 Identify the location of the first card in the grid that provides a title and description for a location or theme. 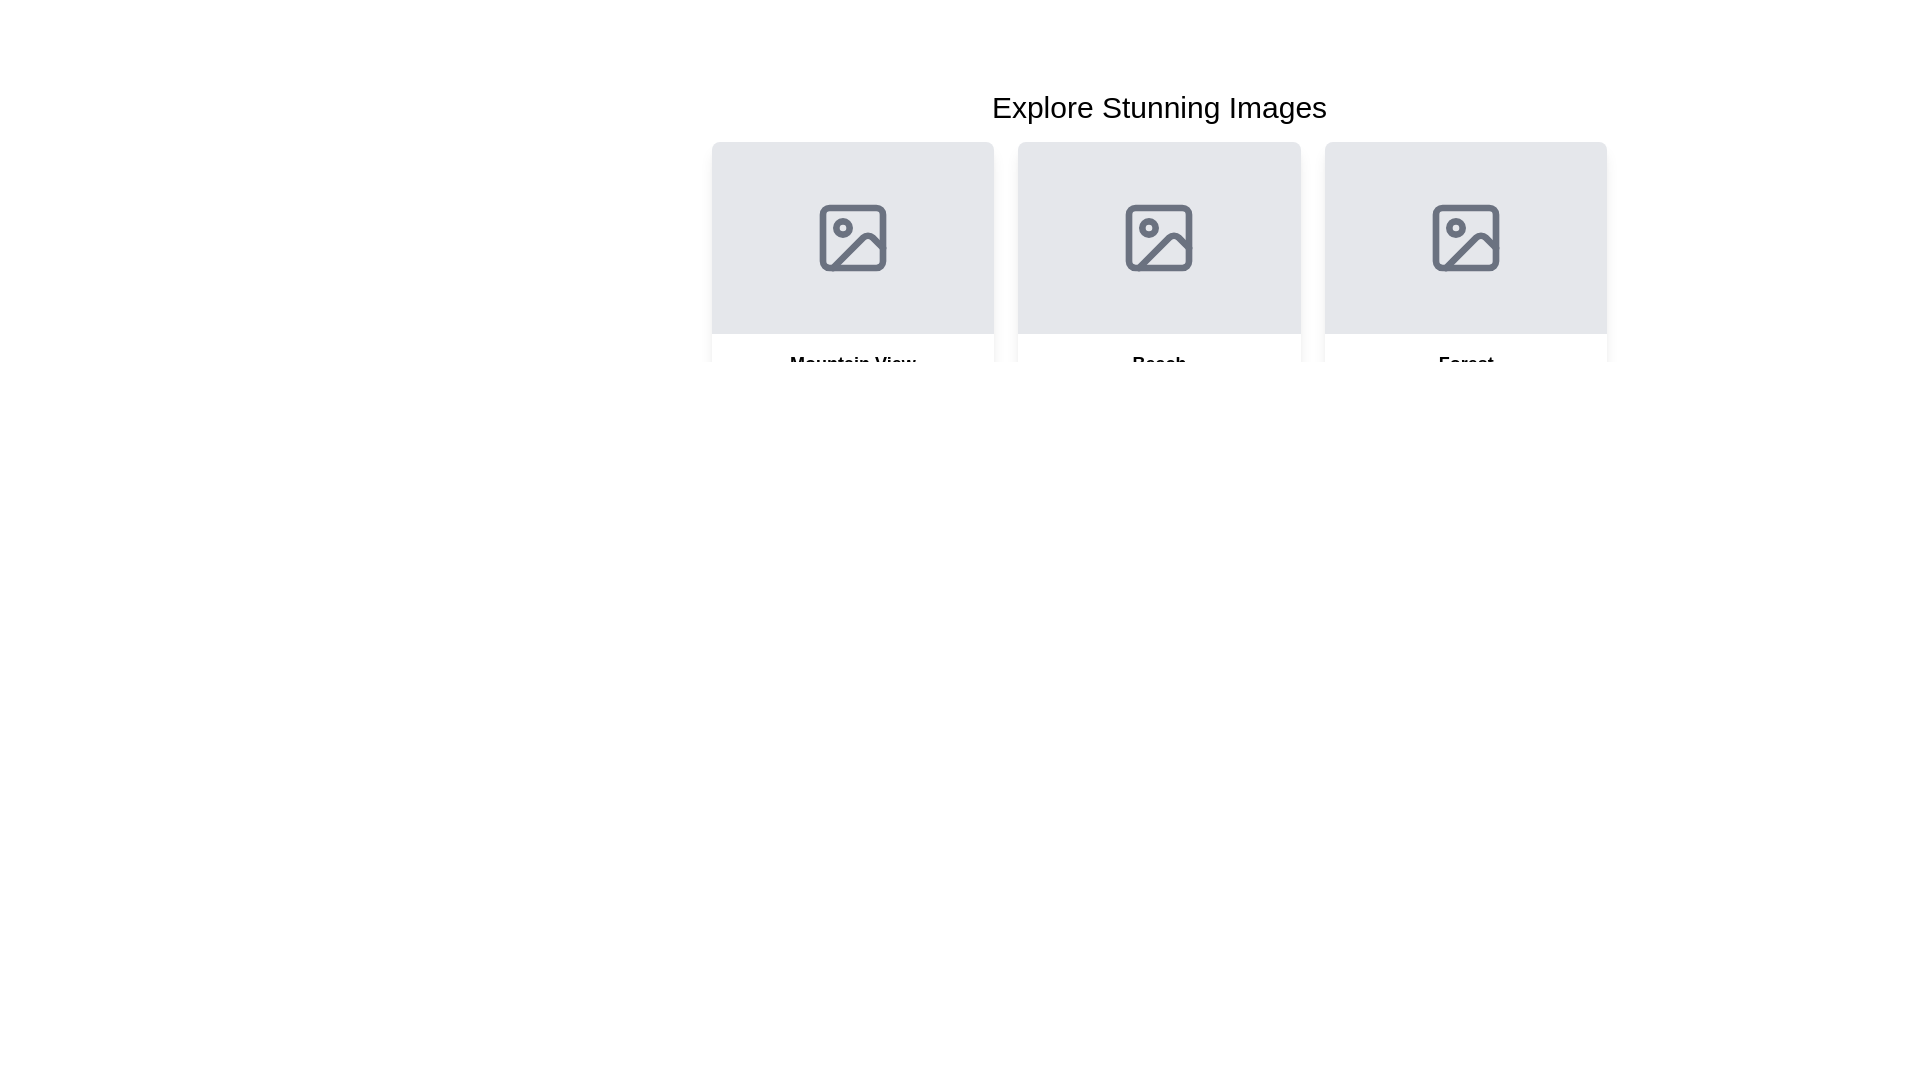
(852, 297).